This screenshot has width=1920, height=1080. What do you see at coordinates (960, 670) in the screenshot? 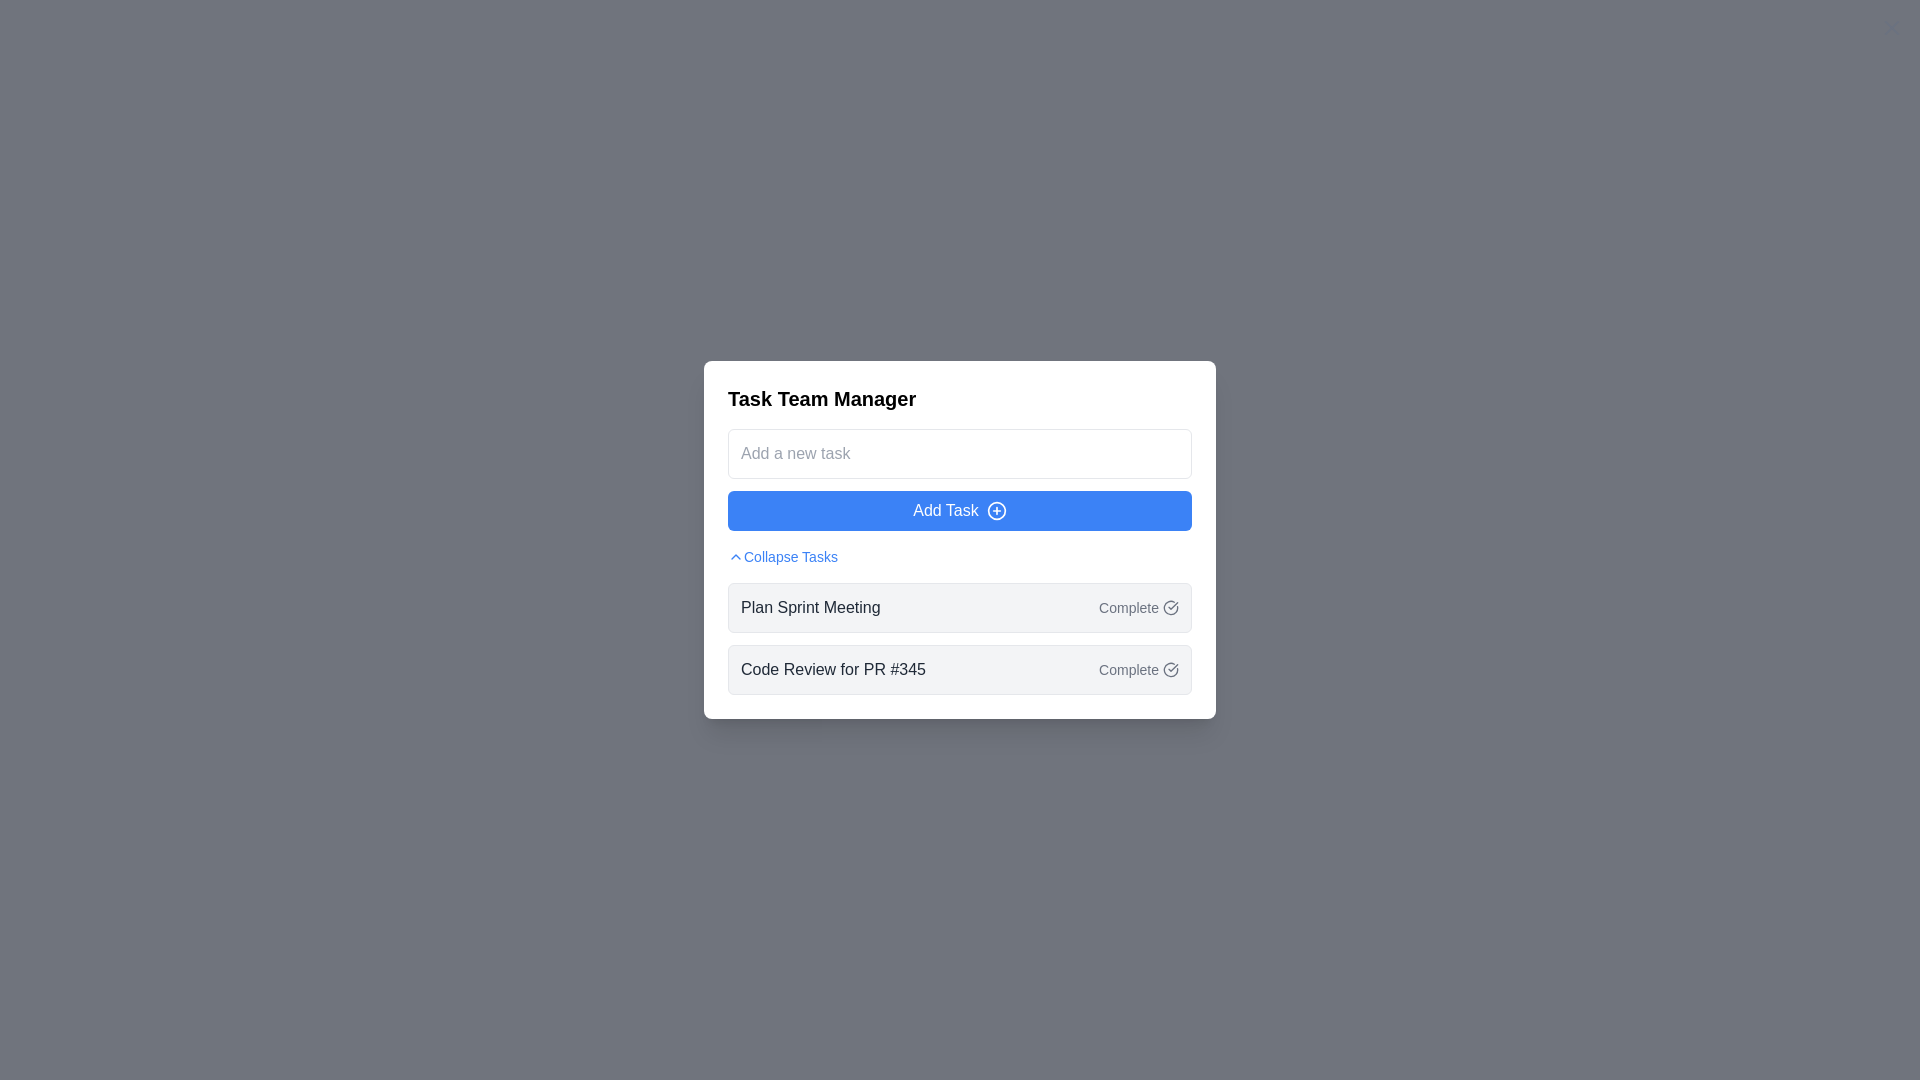
I see `the second task item in the to-do list, which is located directly below the 'Plan Sprint Meeting' task entry` at bounding box center [960, 670].